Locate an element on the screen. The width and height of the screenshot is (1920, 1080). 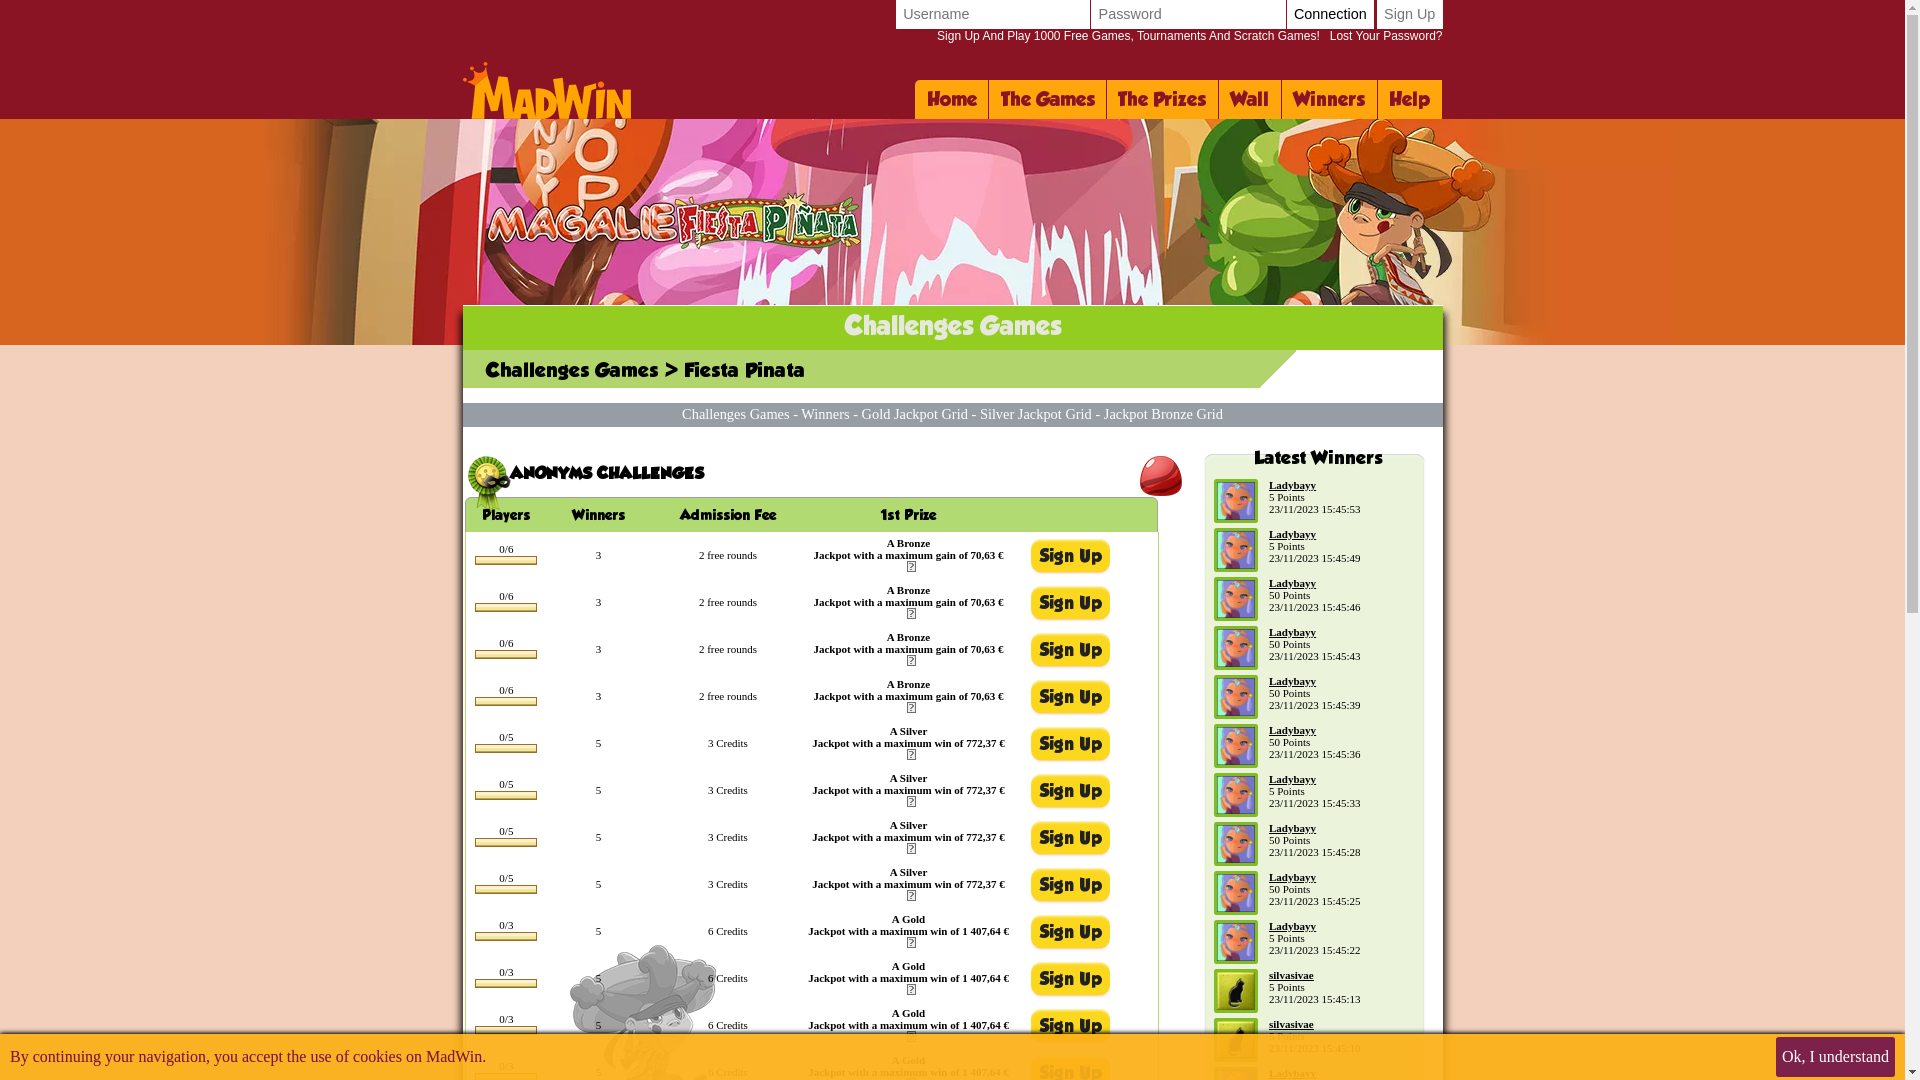
'Home' is located at coordinates (950, 99).